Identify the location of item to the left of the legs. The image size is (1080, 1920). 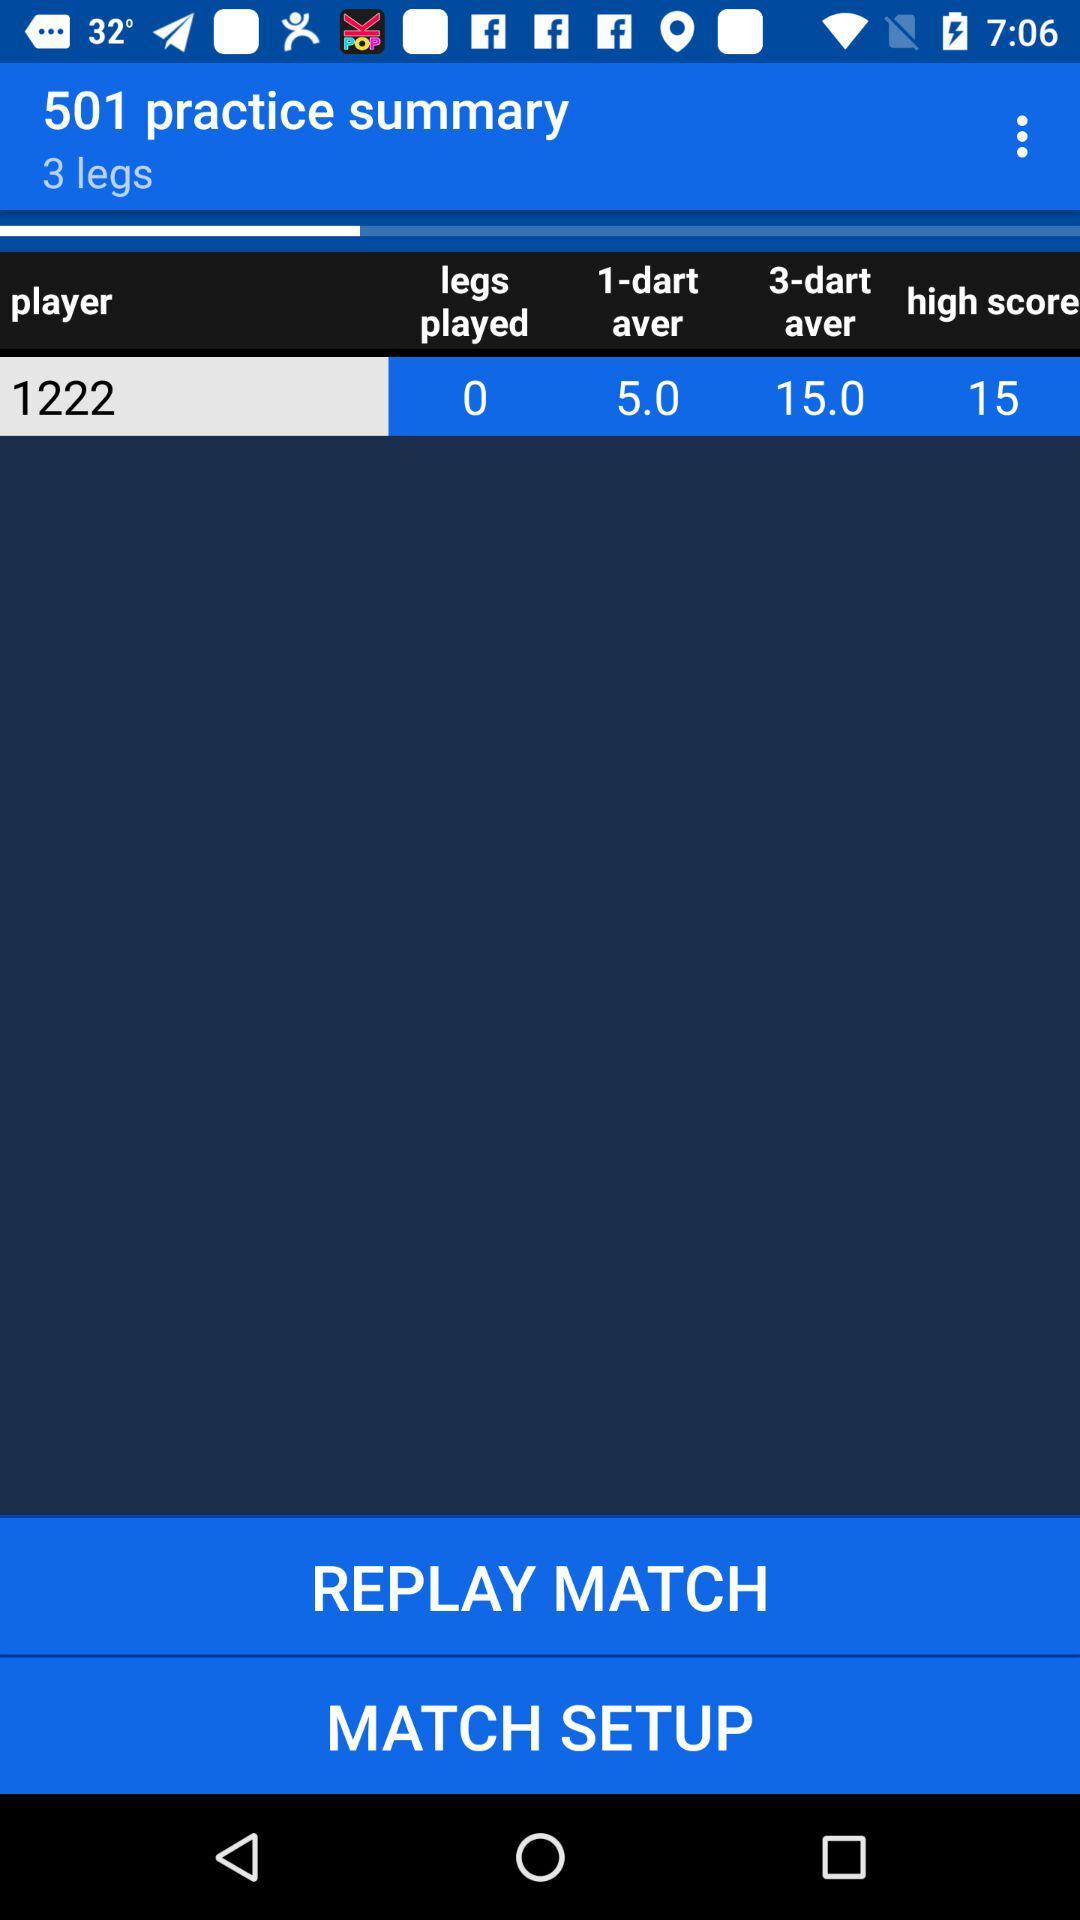
(166, 396).